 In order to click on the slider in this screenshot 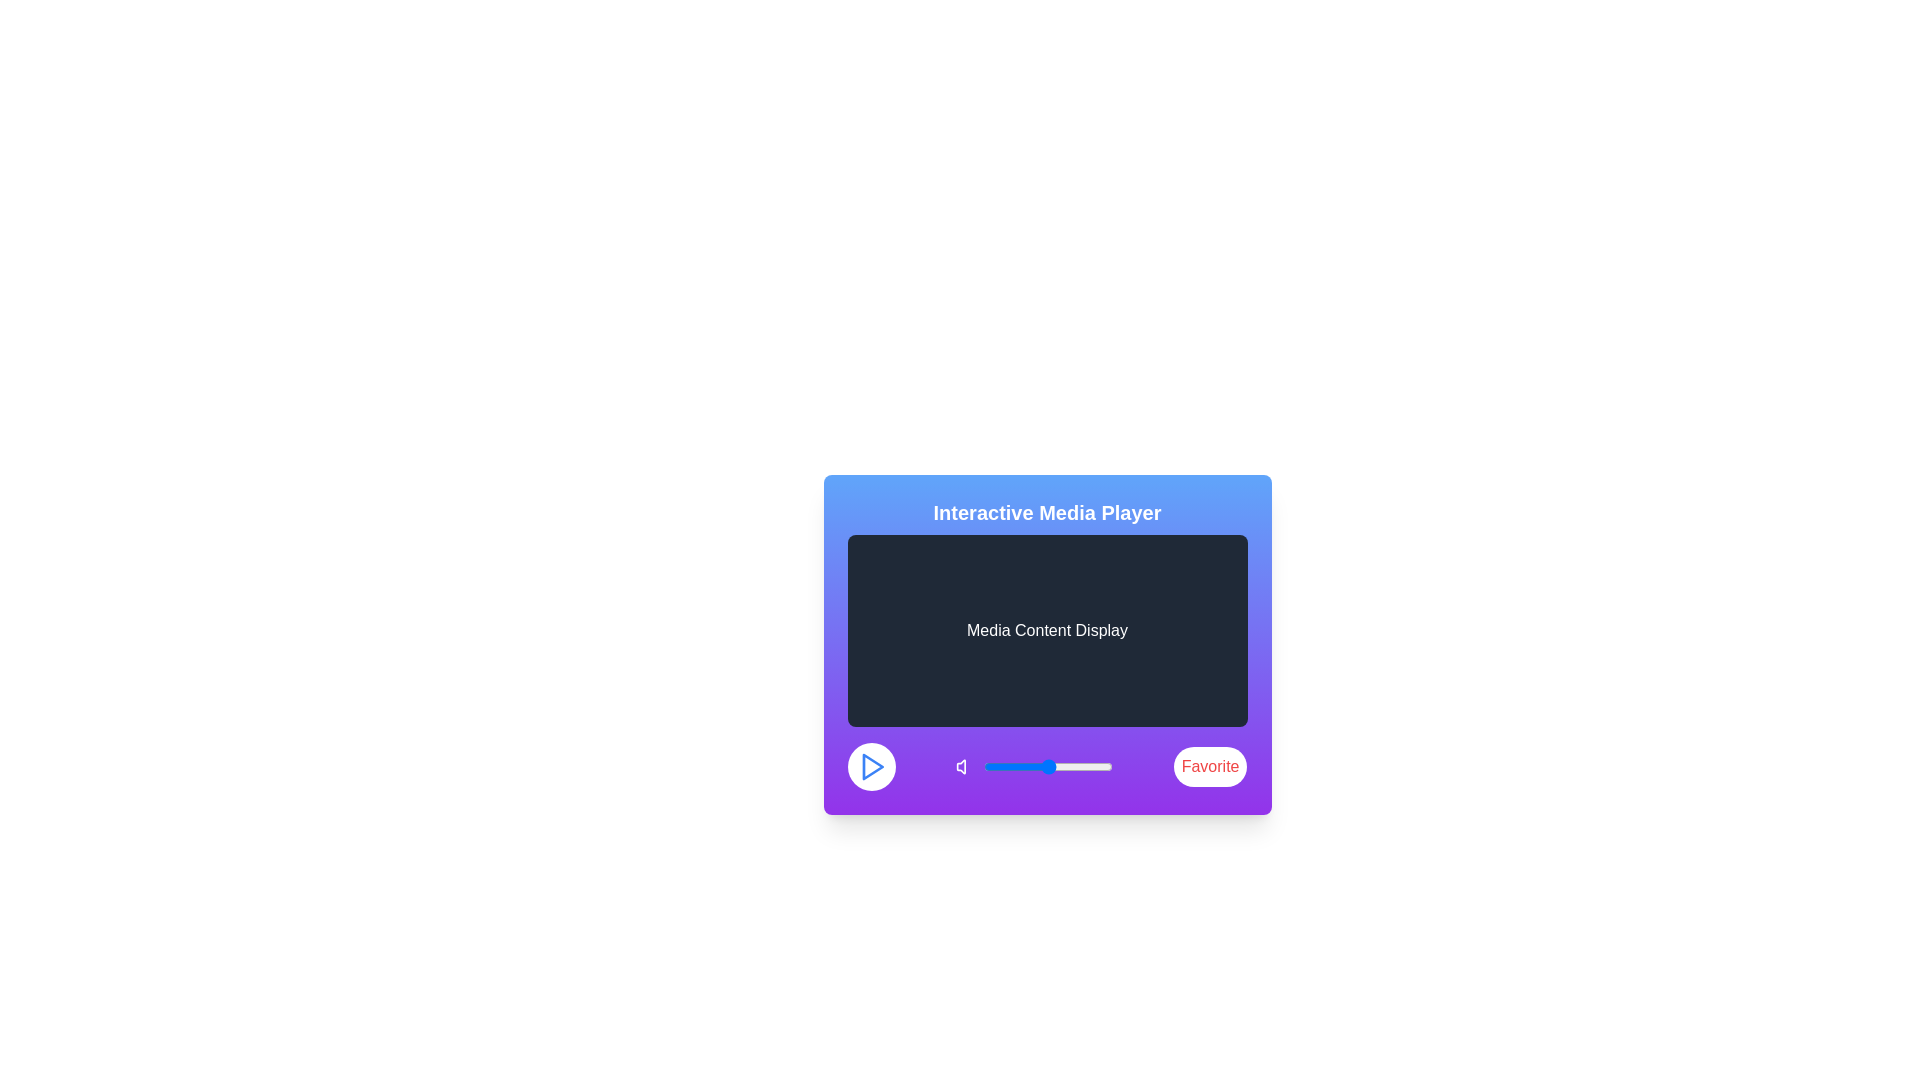, I will do `click(1087, 766)`.